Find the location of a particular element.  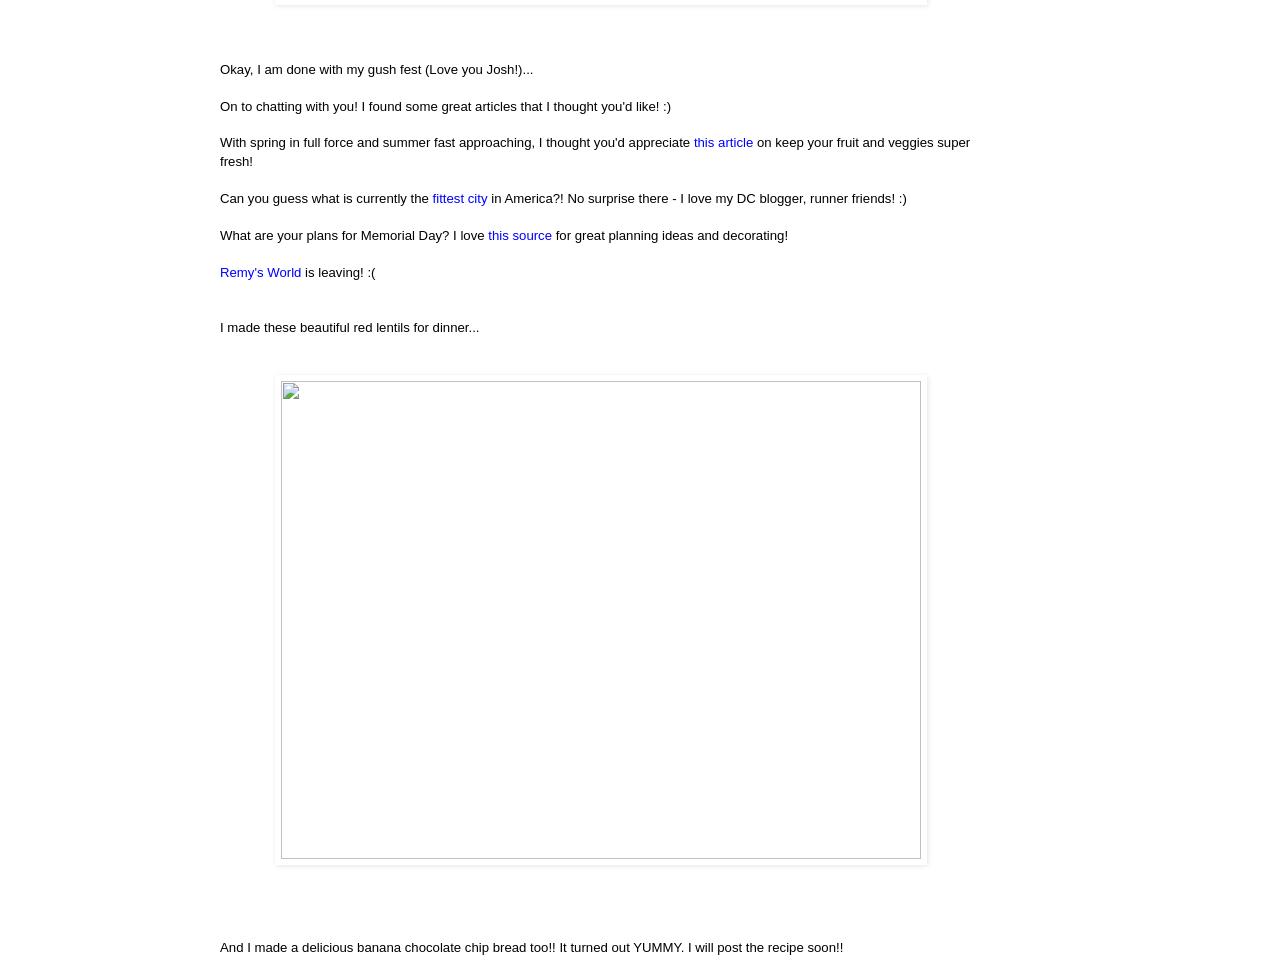

'And I made a delicious banana chocolate chip bread too!! It turned out YUMMY. I will post the recipe soon!!' is located at coordinates (219, 945).